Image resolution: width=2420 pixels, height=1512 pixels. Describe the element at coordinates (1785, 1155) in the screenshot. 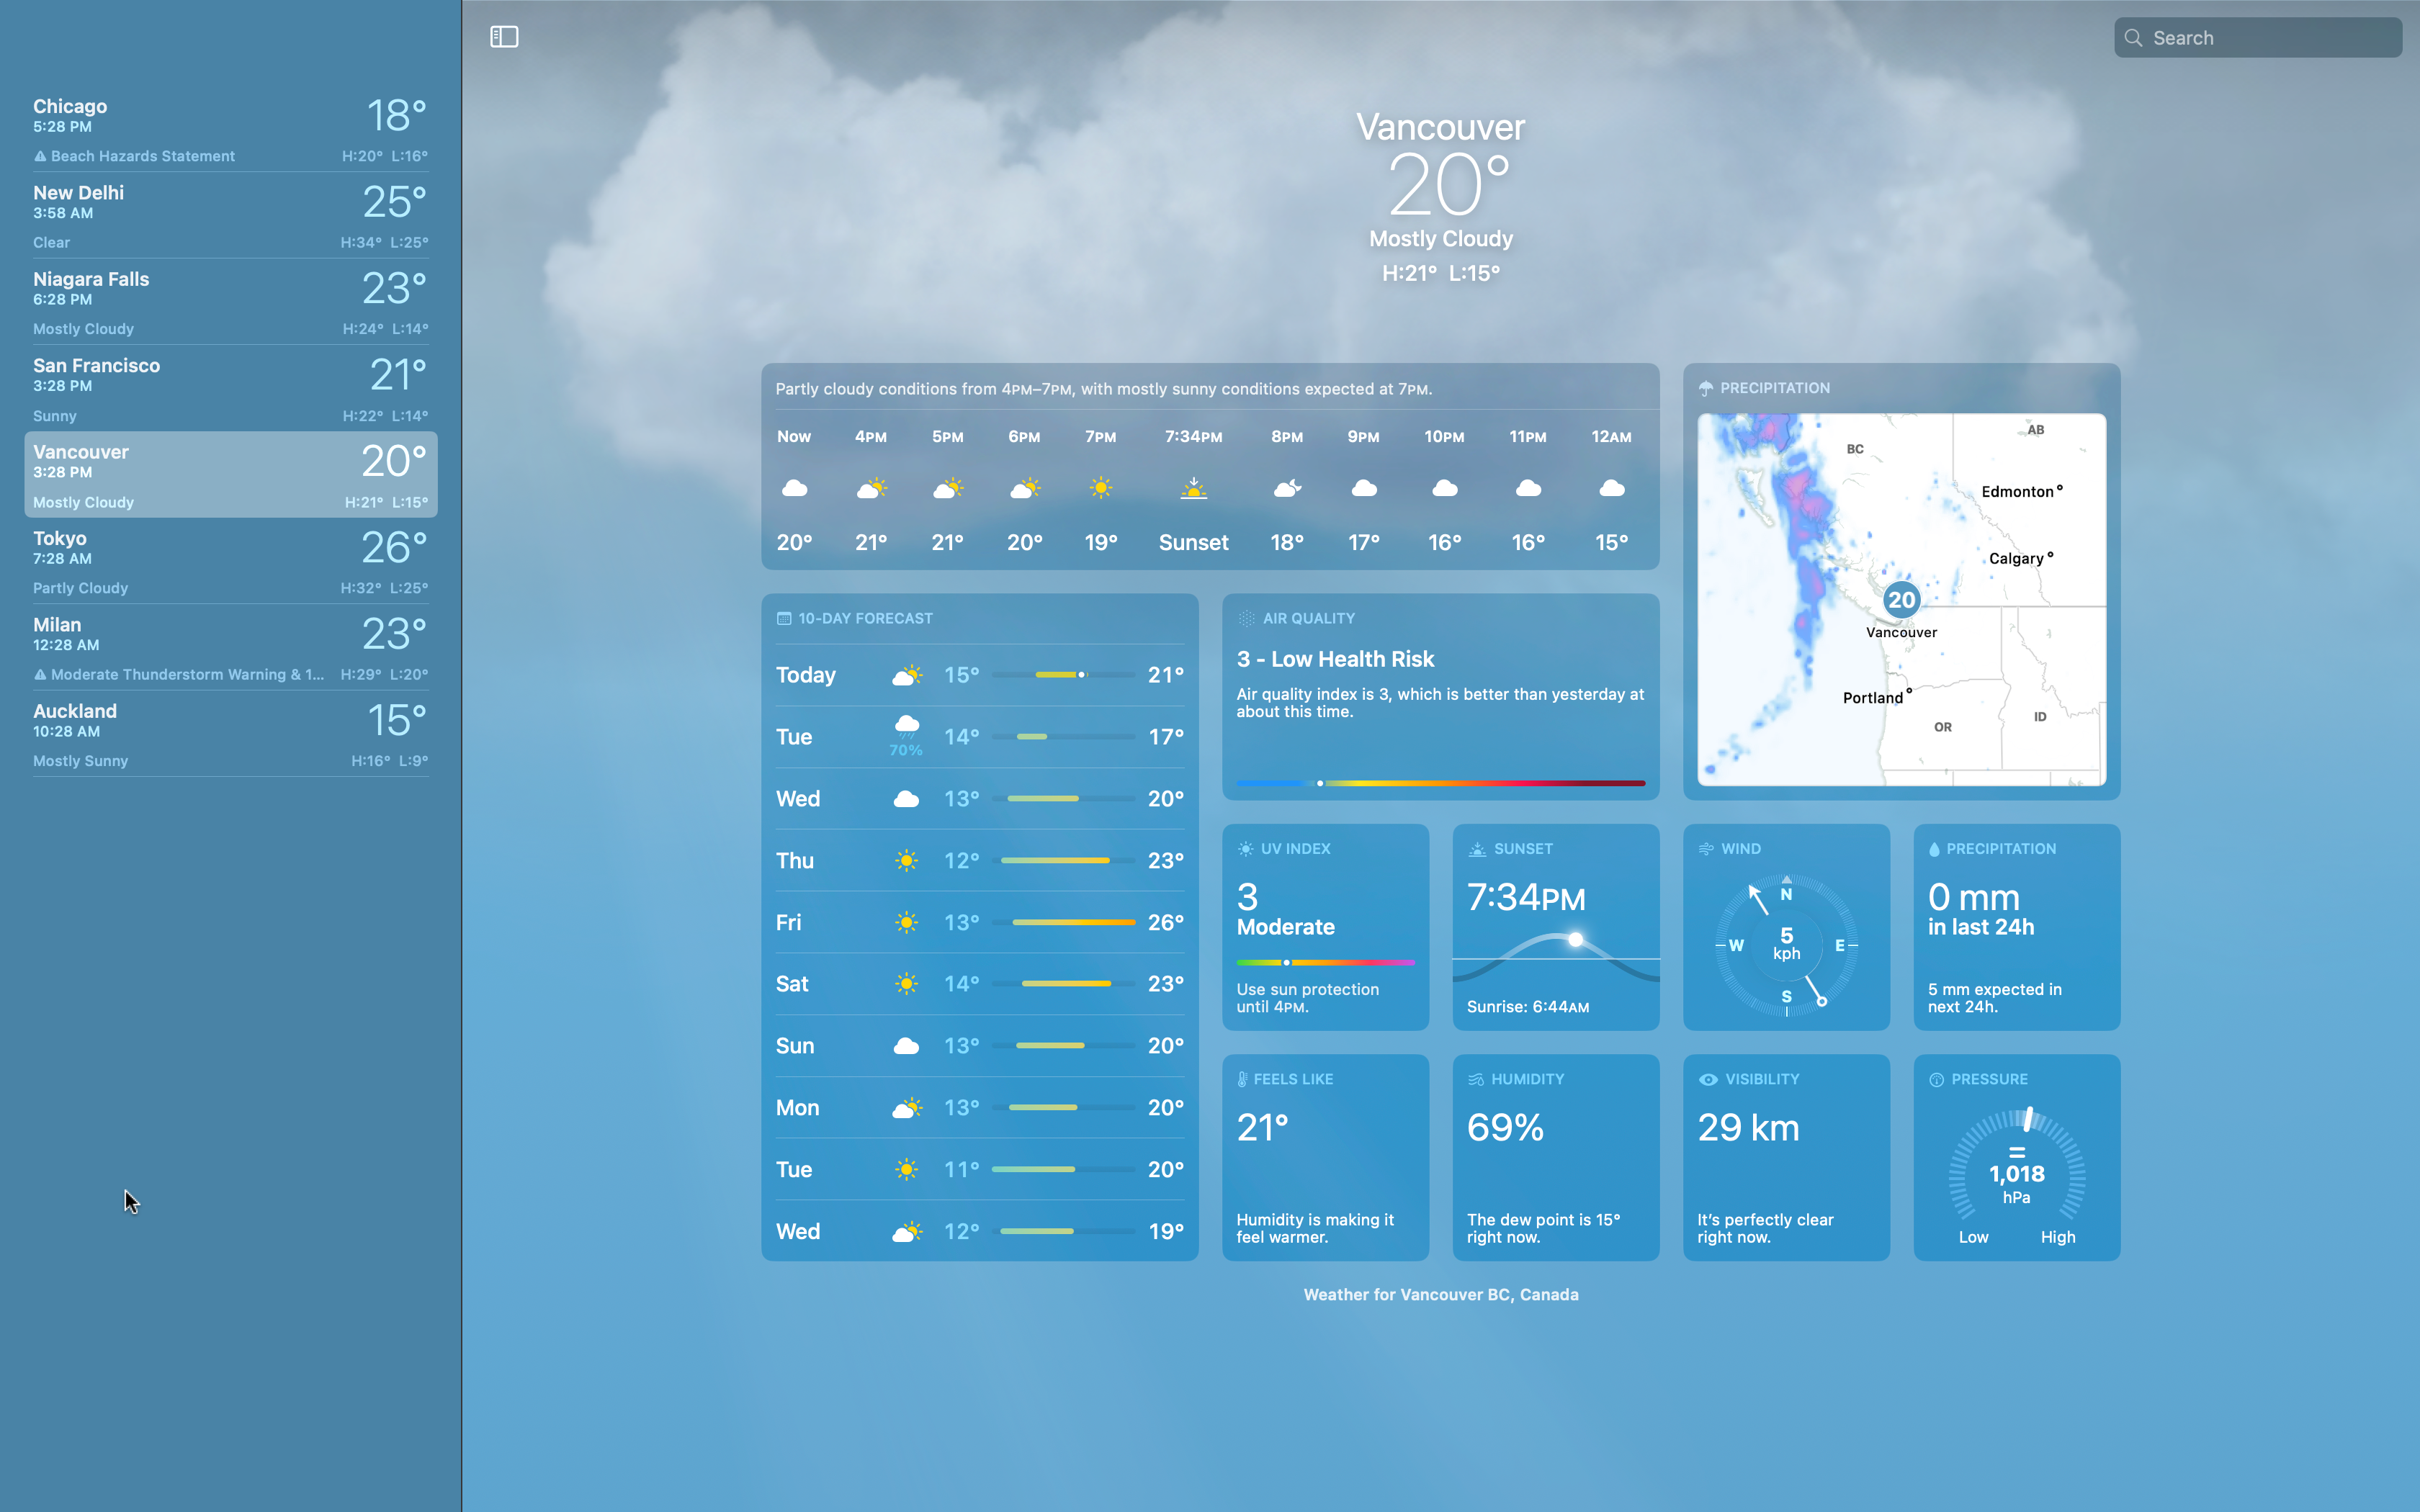

I see `Verify the sight conditions in Vancouver` at that location.